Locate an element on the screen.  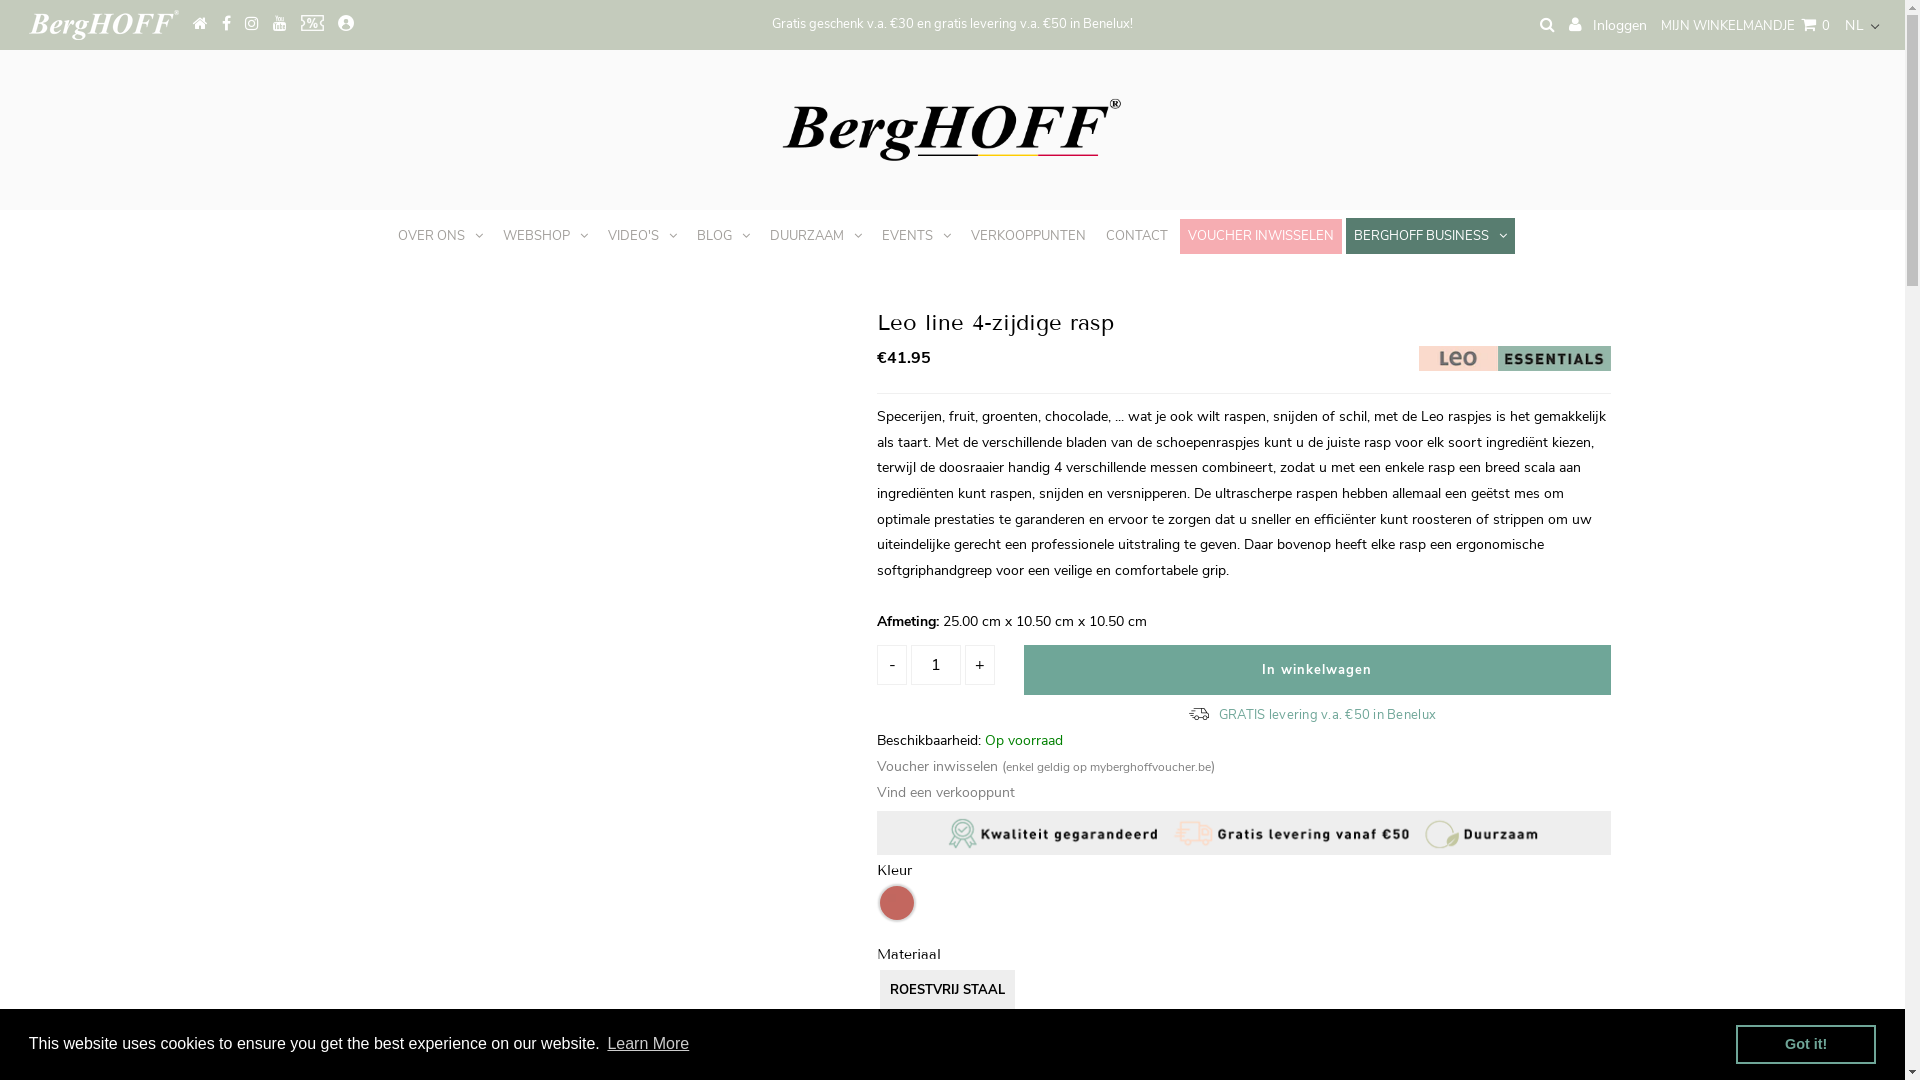
'EVENTS' is located at coordinates (915, 234).